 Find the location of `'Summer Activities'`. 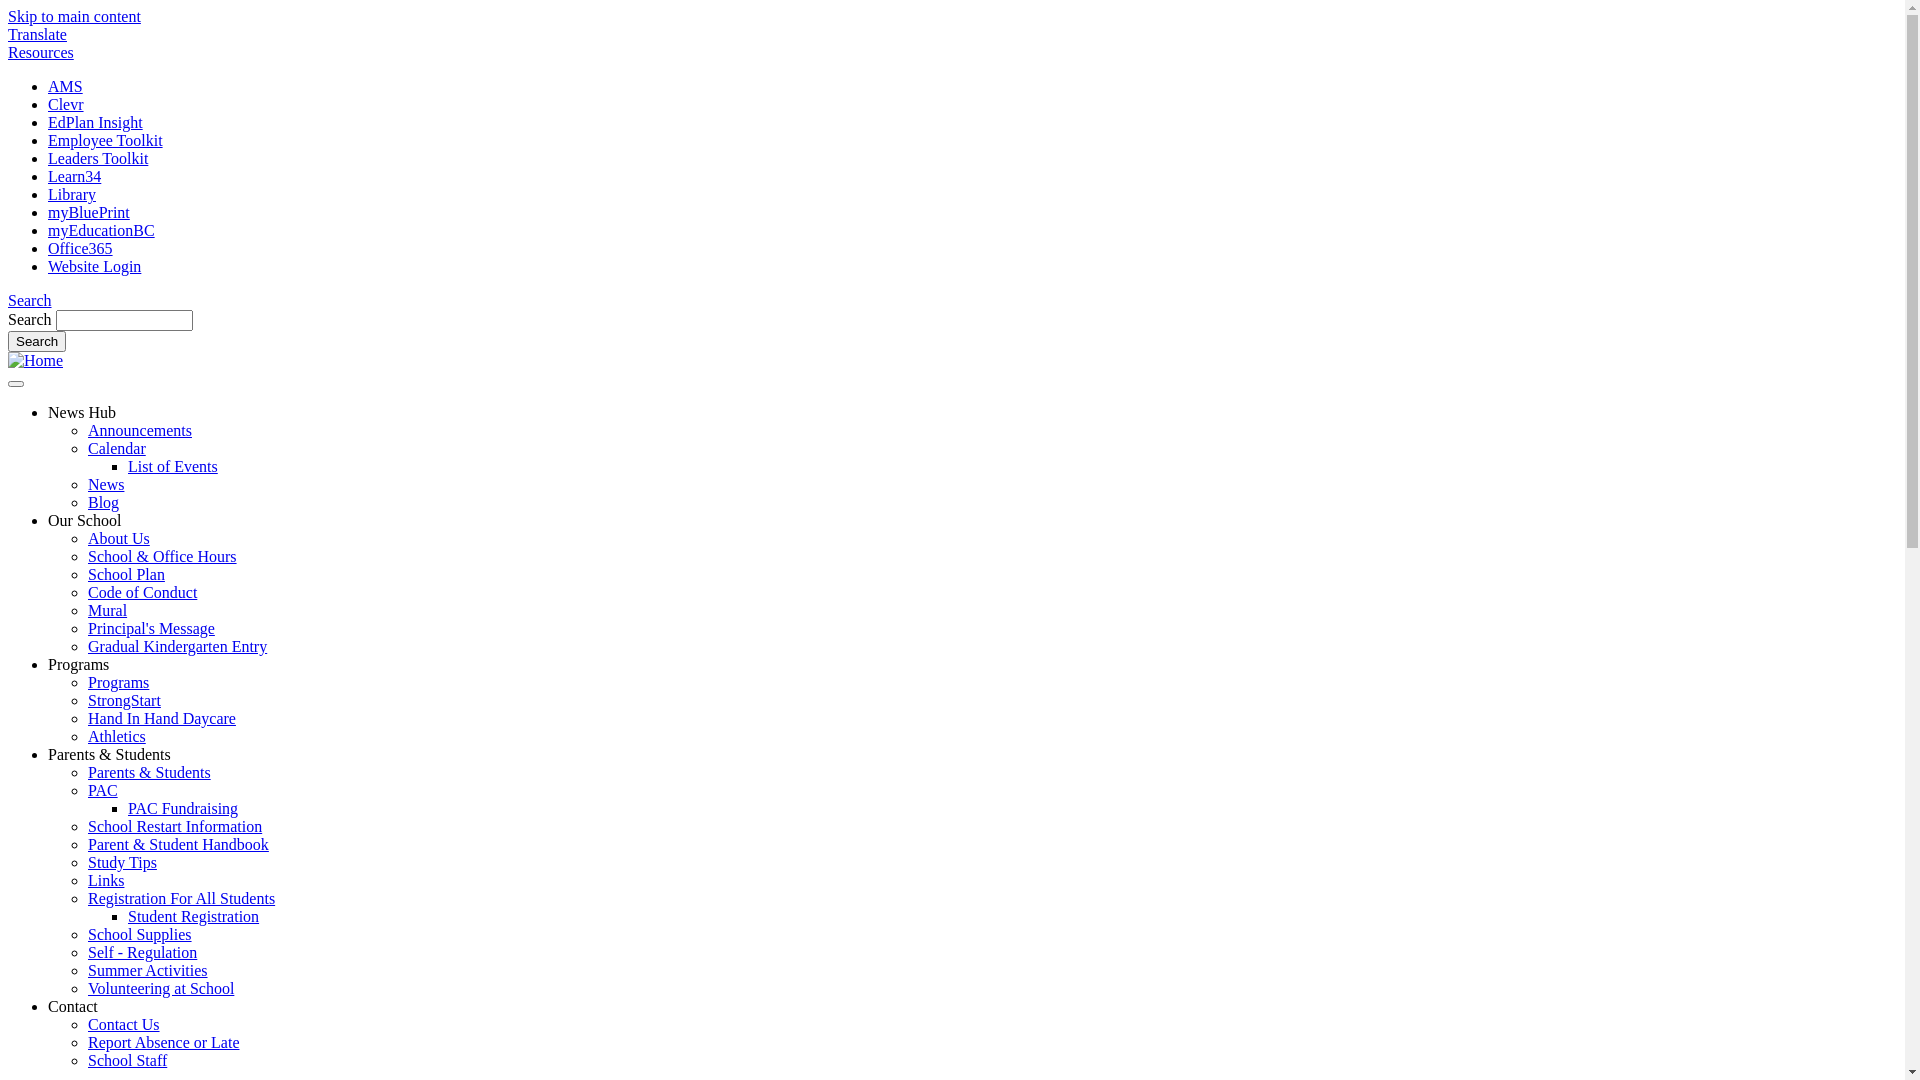

'Summer Activities' is located at coordinates (86, 969).